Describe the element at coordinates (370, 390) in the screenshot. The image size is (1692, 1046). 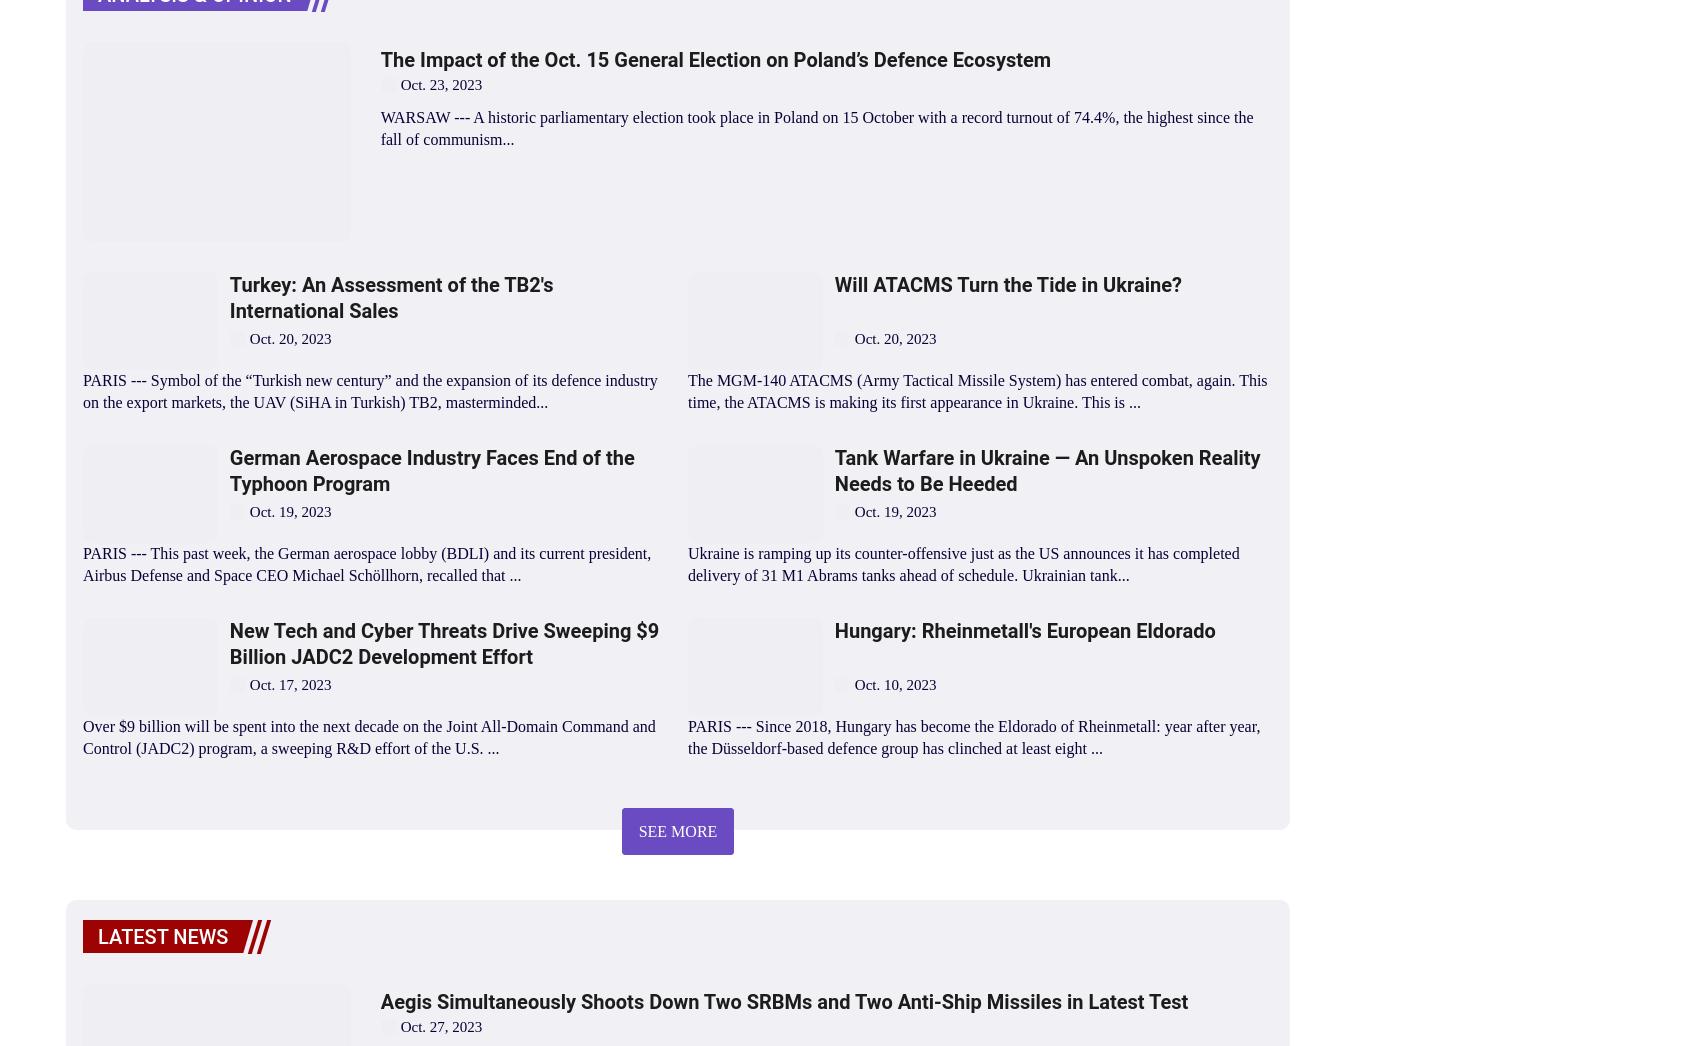
I see `'PARIS --- Symbol of the “Turkish new century” and the expansion of its defence industry on the export markets, the UAV (SiHA in Turkish) TB2, masterminded...'` at that location.